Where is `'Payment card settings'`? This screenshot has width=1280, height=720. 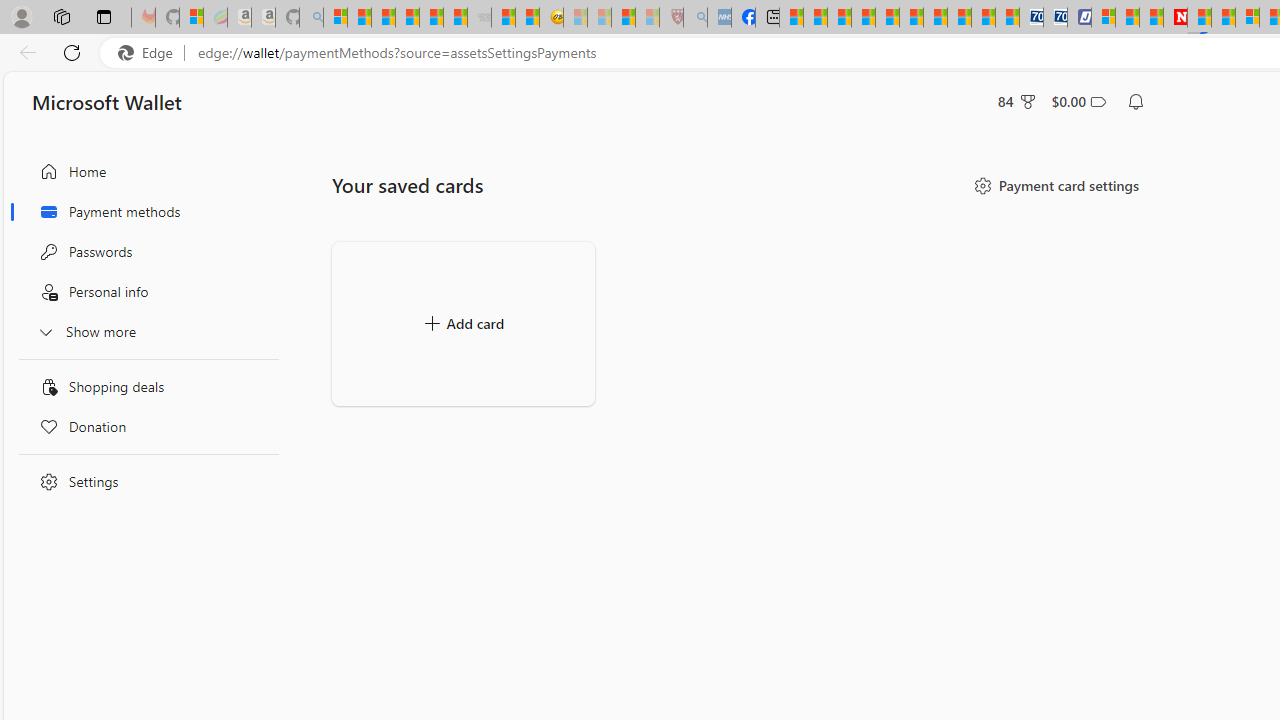
'Payment card settings' is located at coordinates (1054, 186).